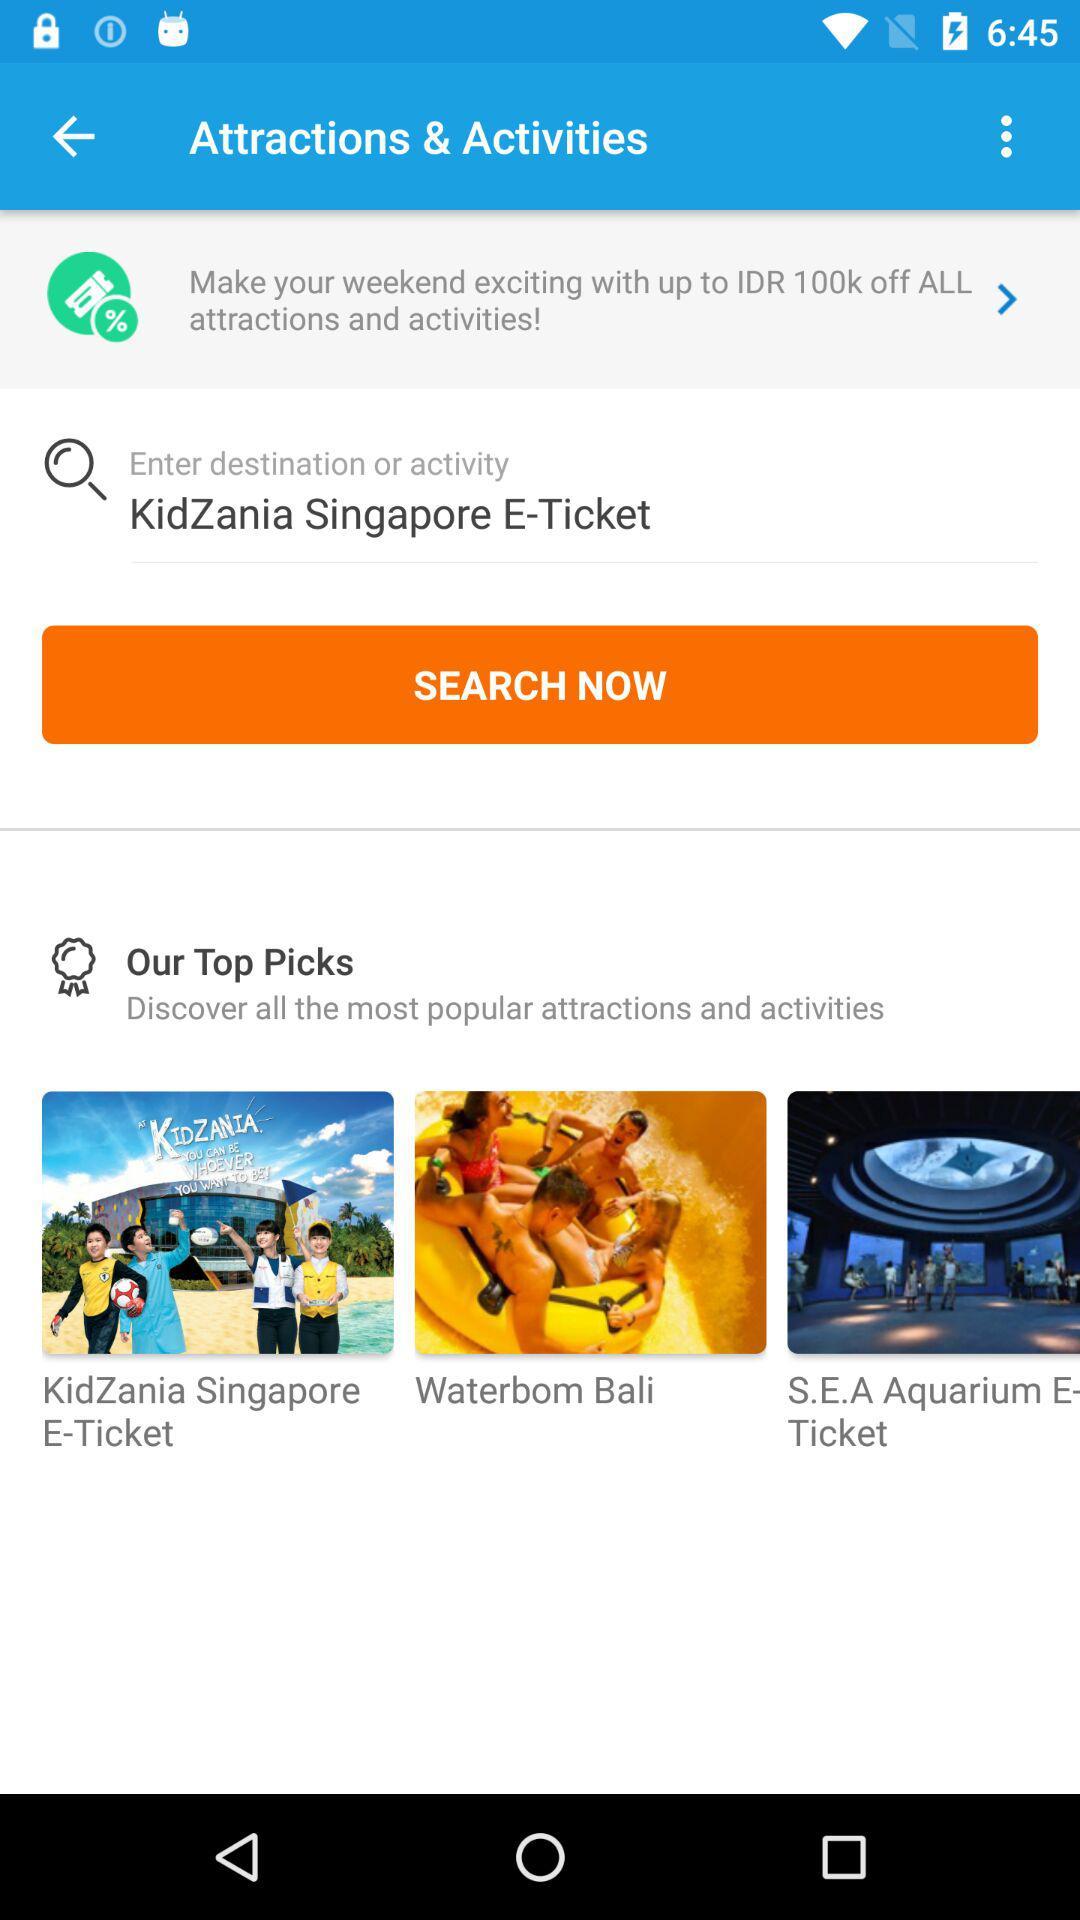  What do you see at coordinates (540, 684) in the screenshot?
I see `the search now` at bounding box center [540, 684].